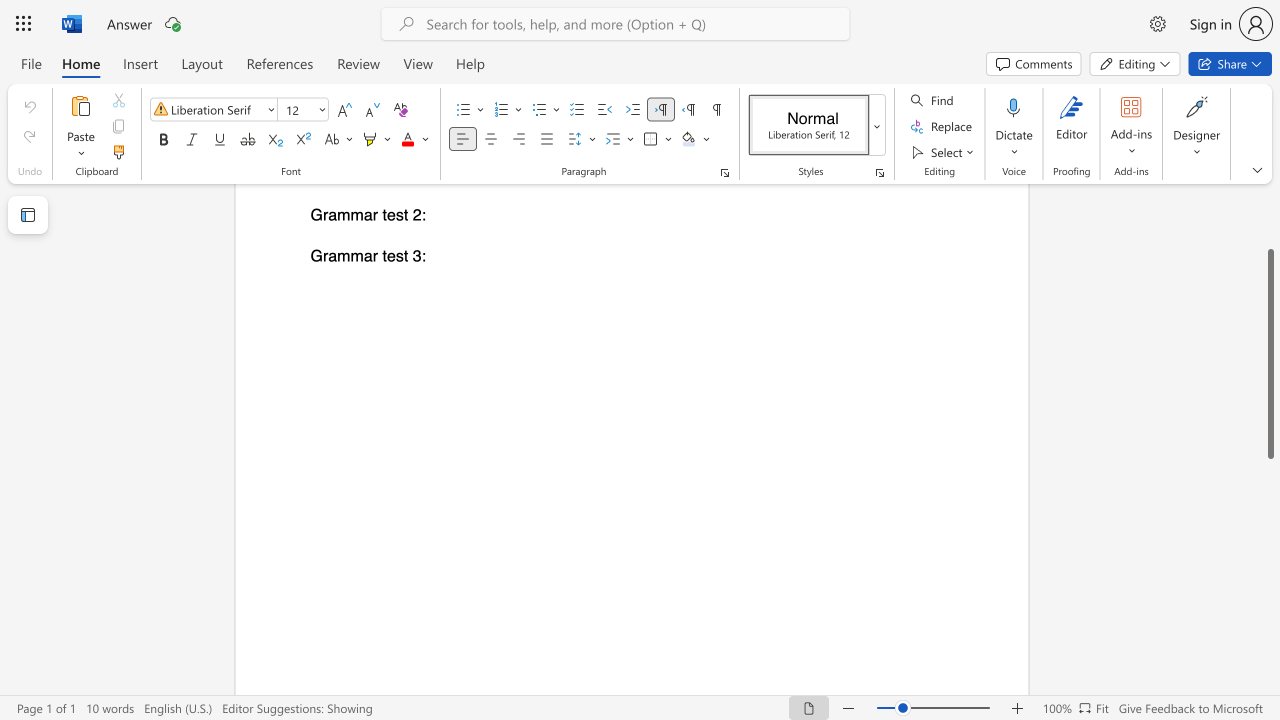 This screenshot has width=1280, height=720. Describe the element at coordinates (1269, 608) in the screenshot. I see `the scrollbar to scroll the page down` at that location.